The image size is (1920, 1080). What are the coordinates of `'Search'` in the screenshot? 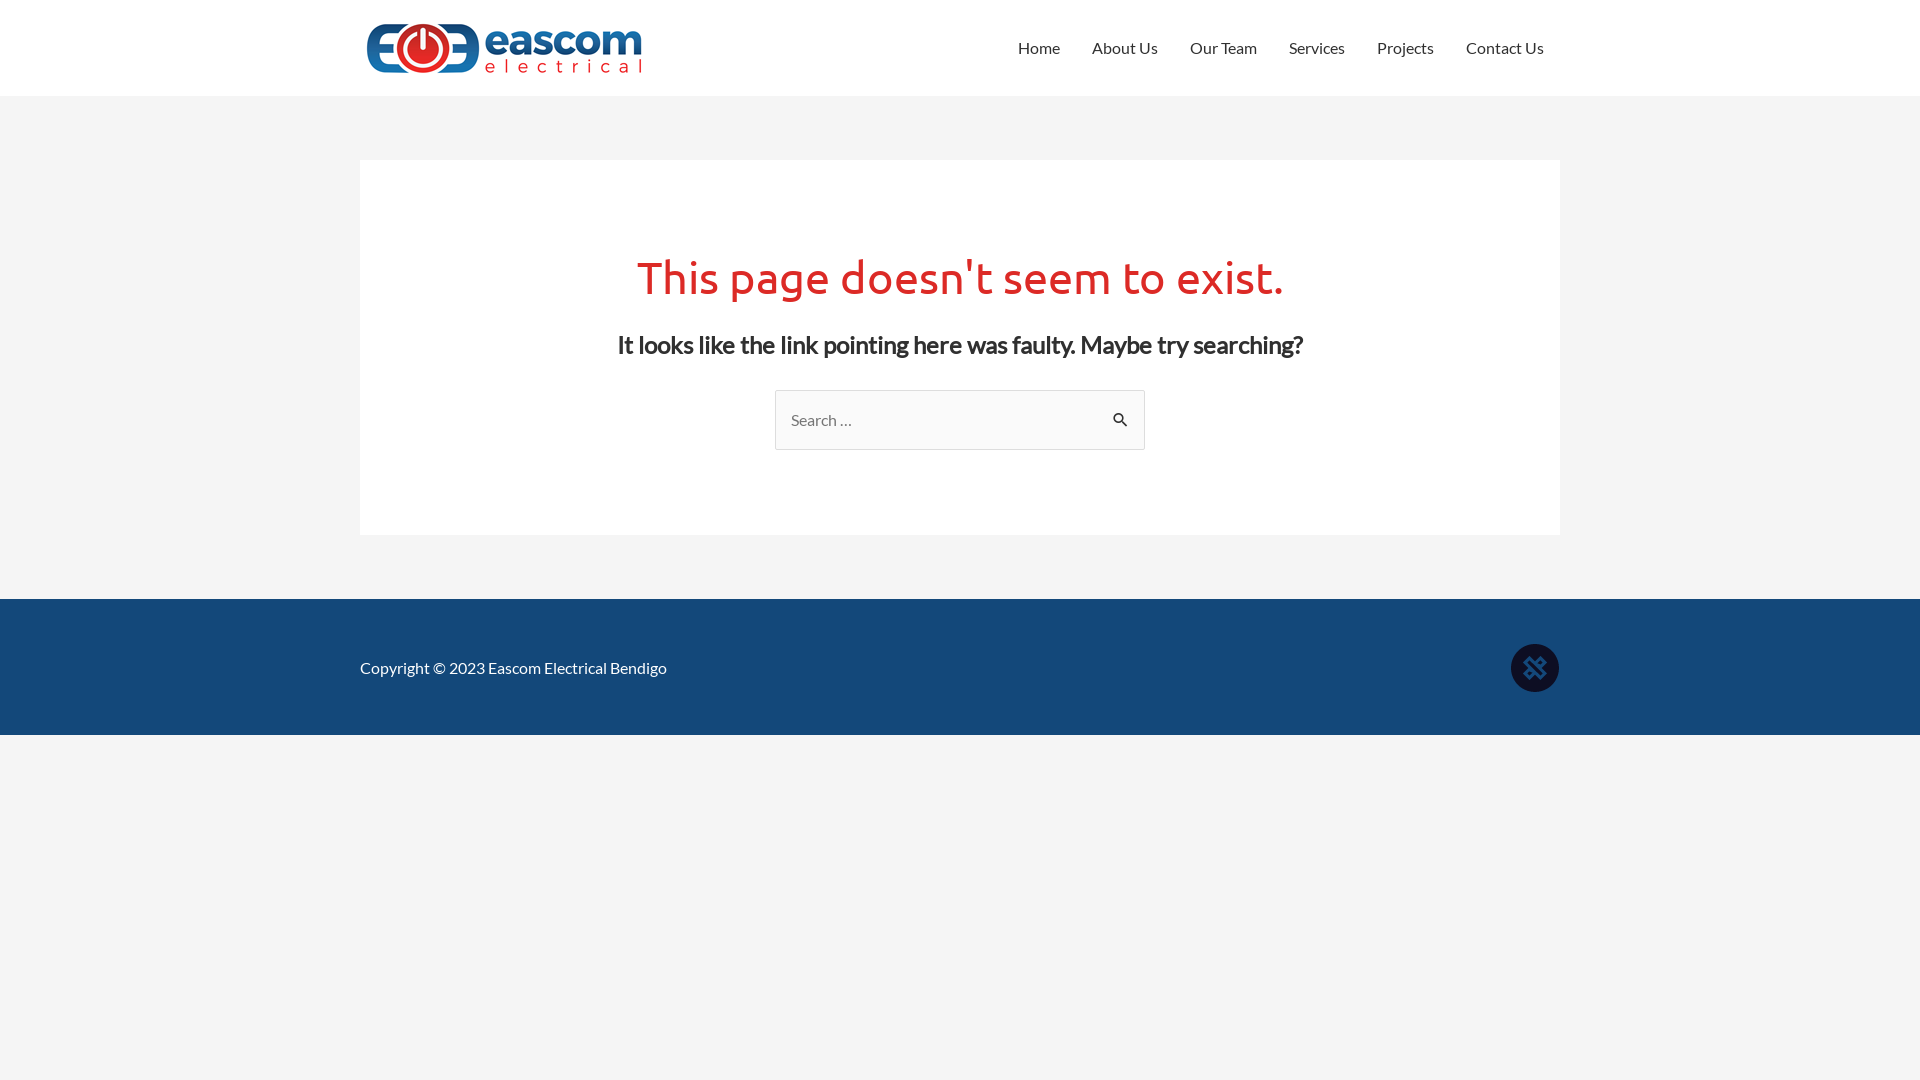 It's located at (1122, 416).